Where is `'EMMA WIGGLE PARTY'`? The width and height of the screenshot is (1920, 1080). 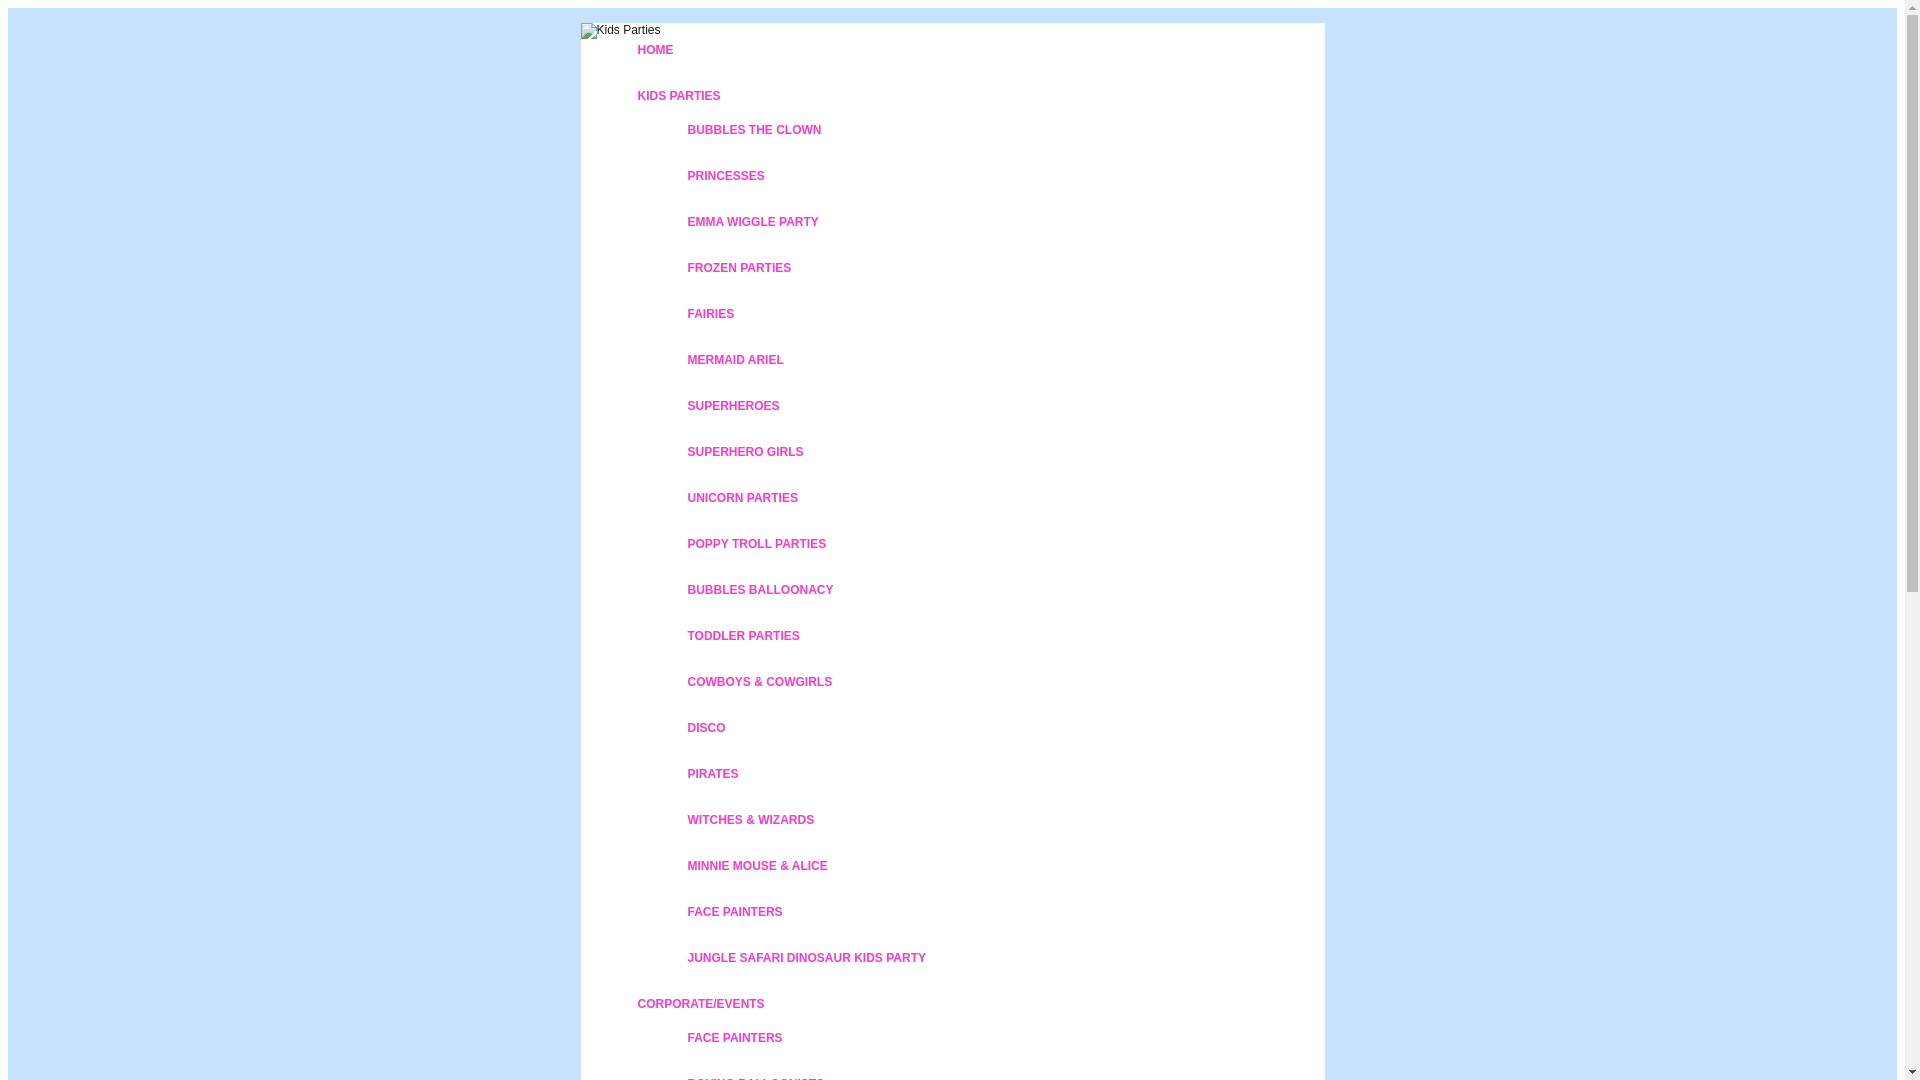 'EMMA WIGGLE PARTY' is located at coordinates (751, 222).